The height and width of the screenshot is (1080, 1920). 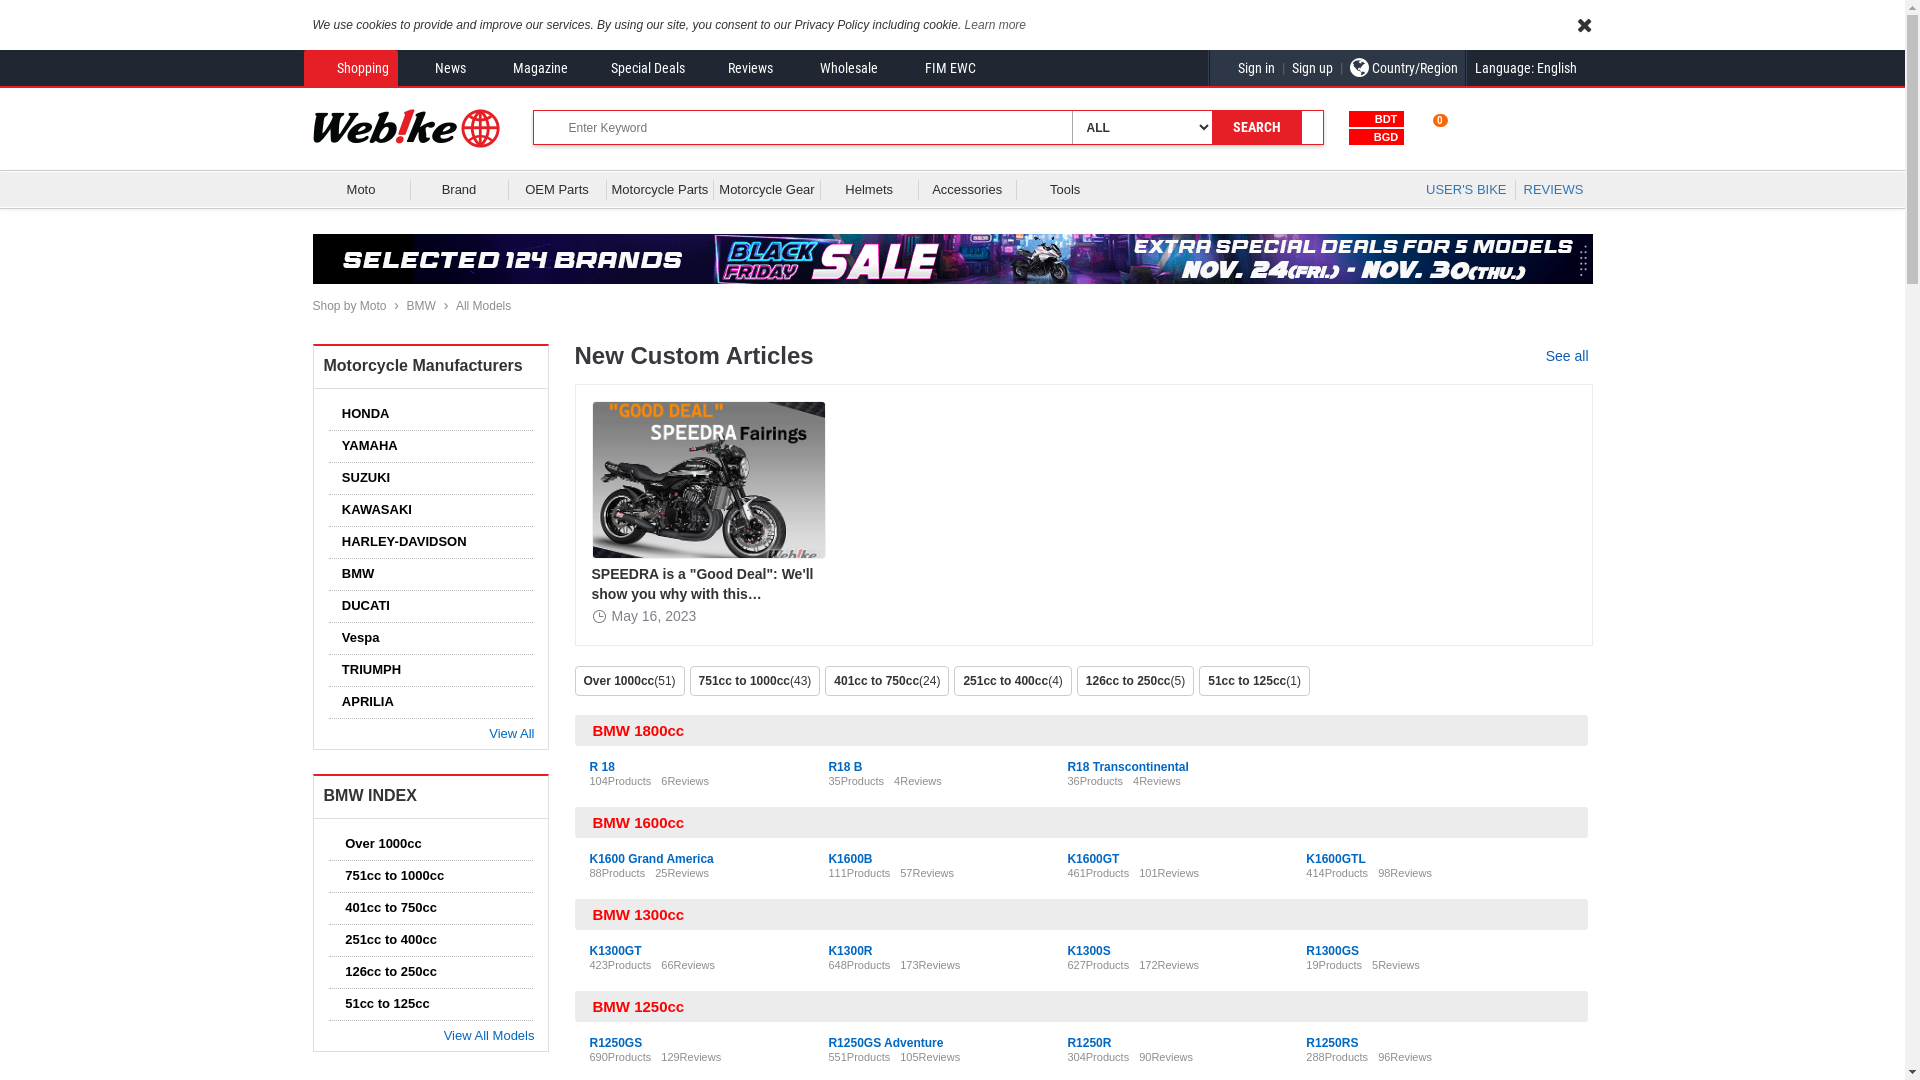 What do you see at coordinates (1064, 189) in the screenshot?
I see `'Tools'` at bounding box center [1064, 189].